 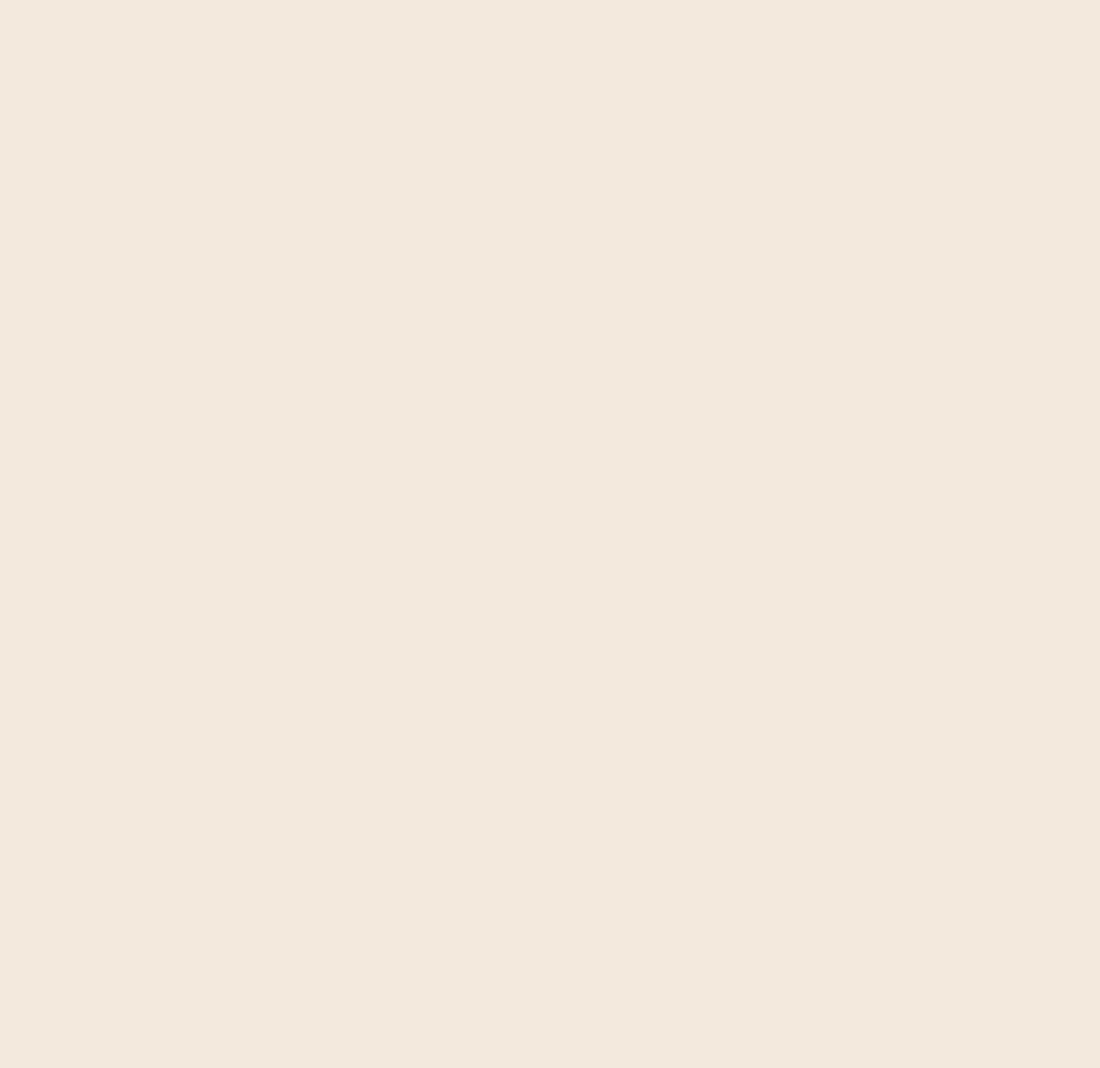 What do you see at coordinates (54, 114) in the screenshot?
I see `'Download French'` at bounding box center [54, 114].